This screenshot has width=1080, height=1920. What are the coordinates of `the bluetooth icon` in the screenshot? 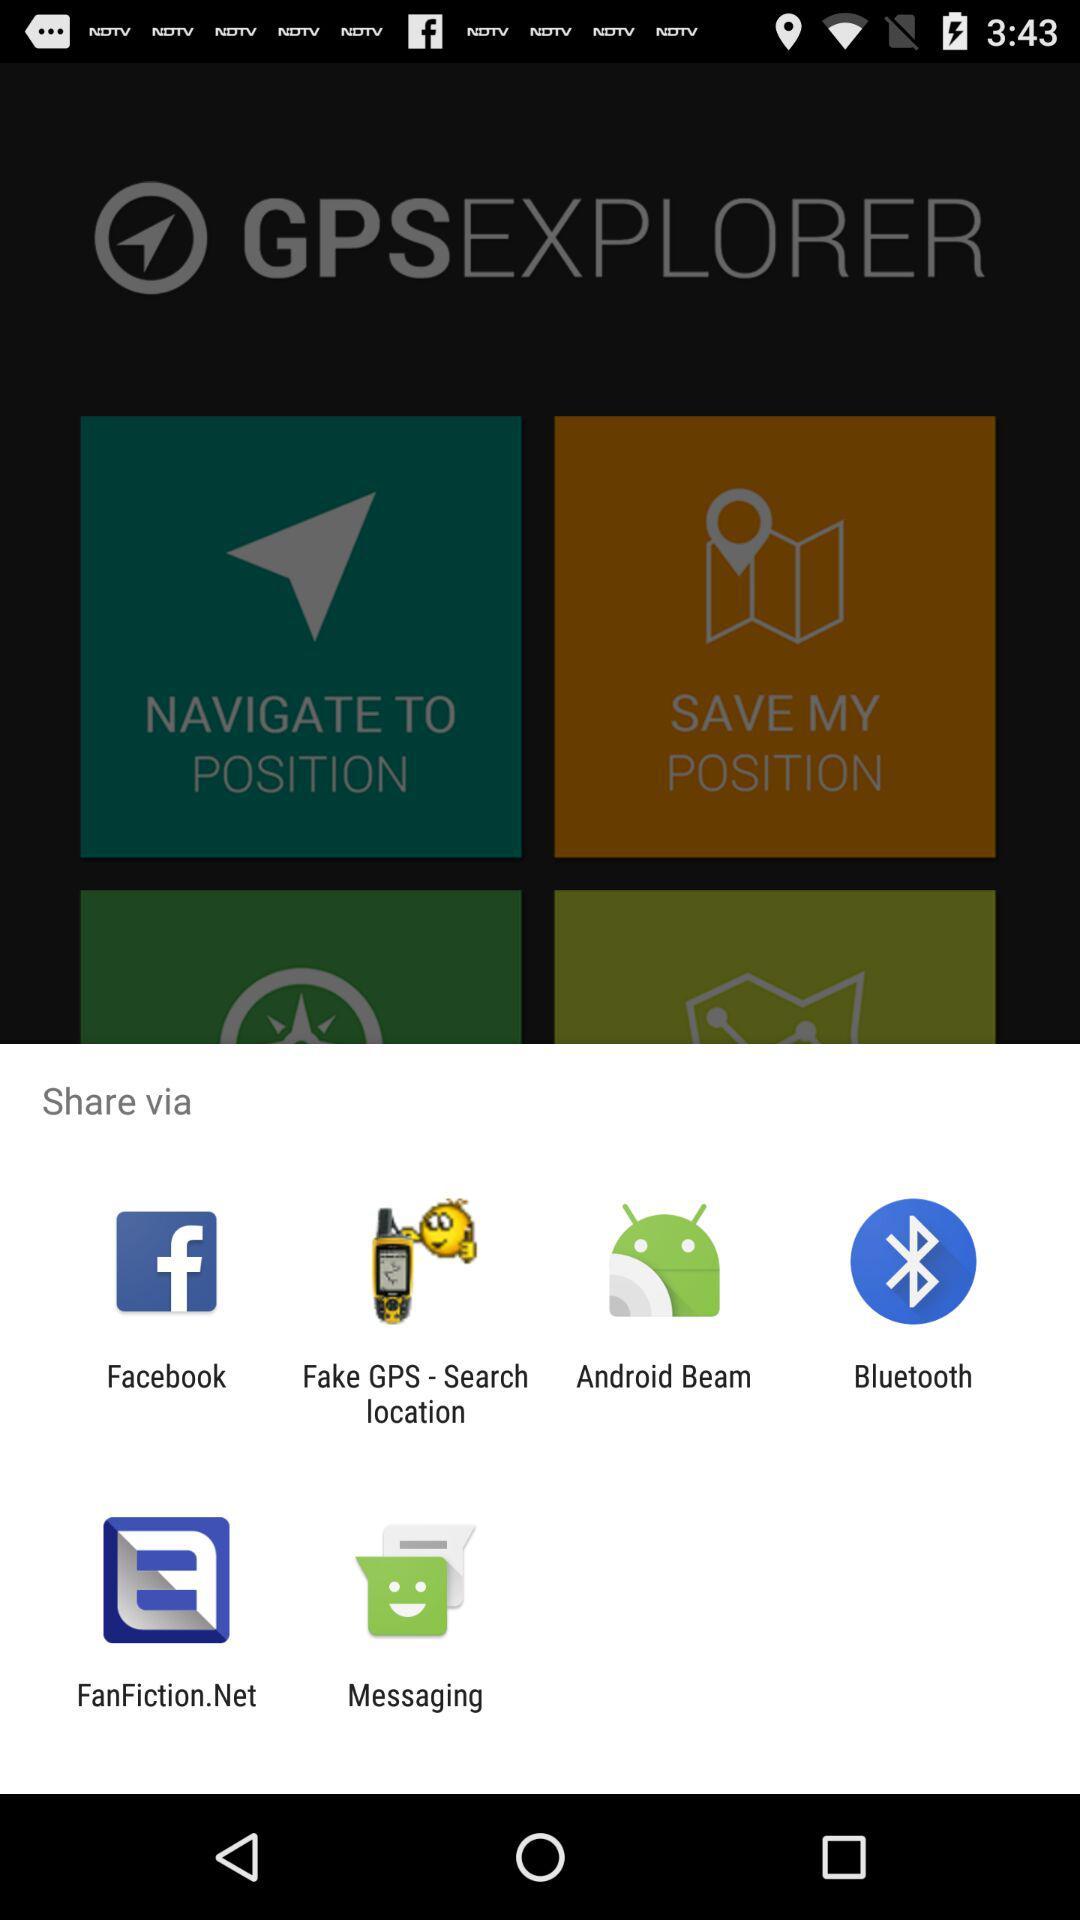 It's located at (913, 1392).